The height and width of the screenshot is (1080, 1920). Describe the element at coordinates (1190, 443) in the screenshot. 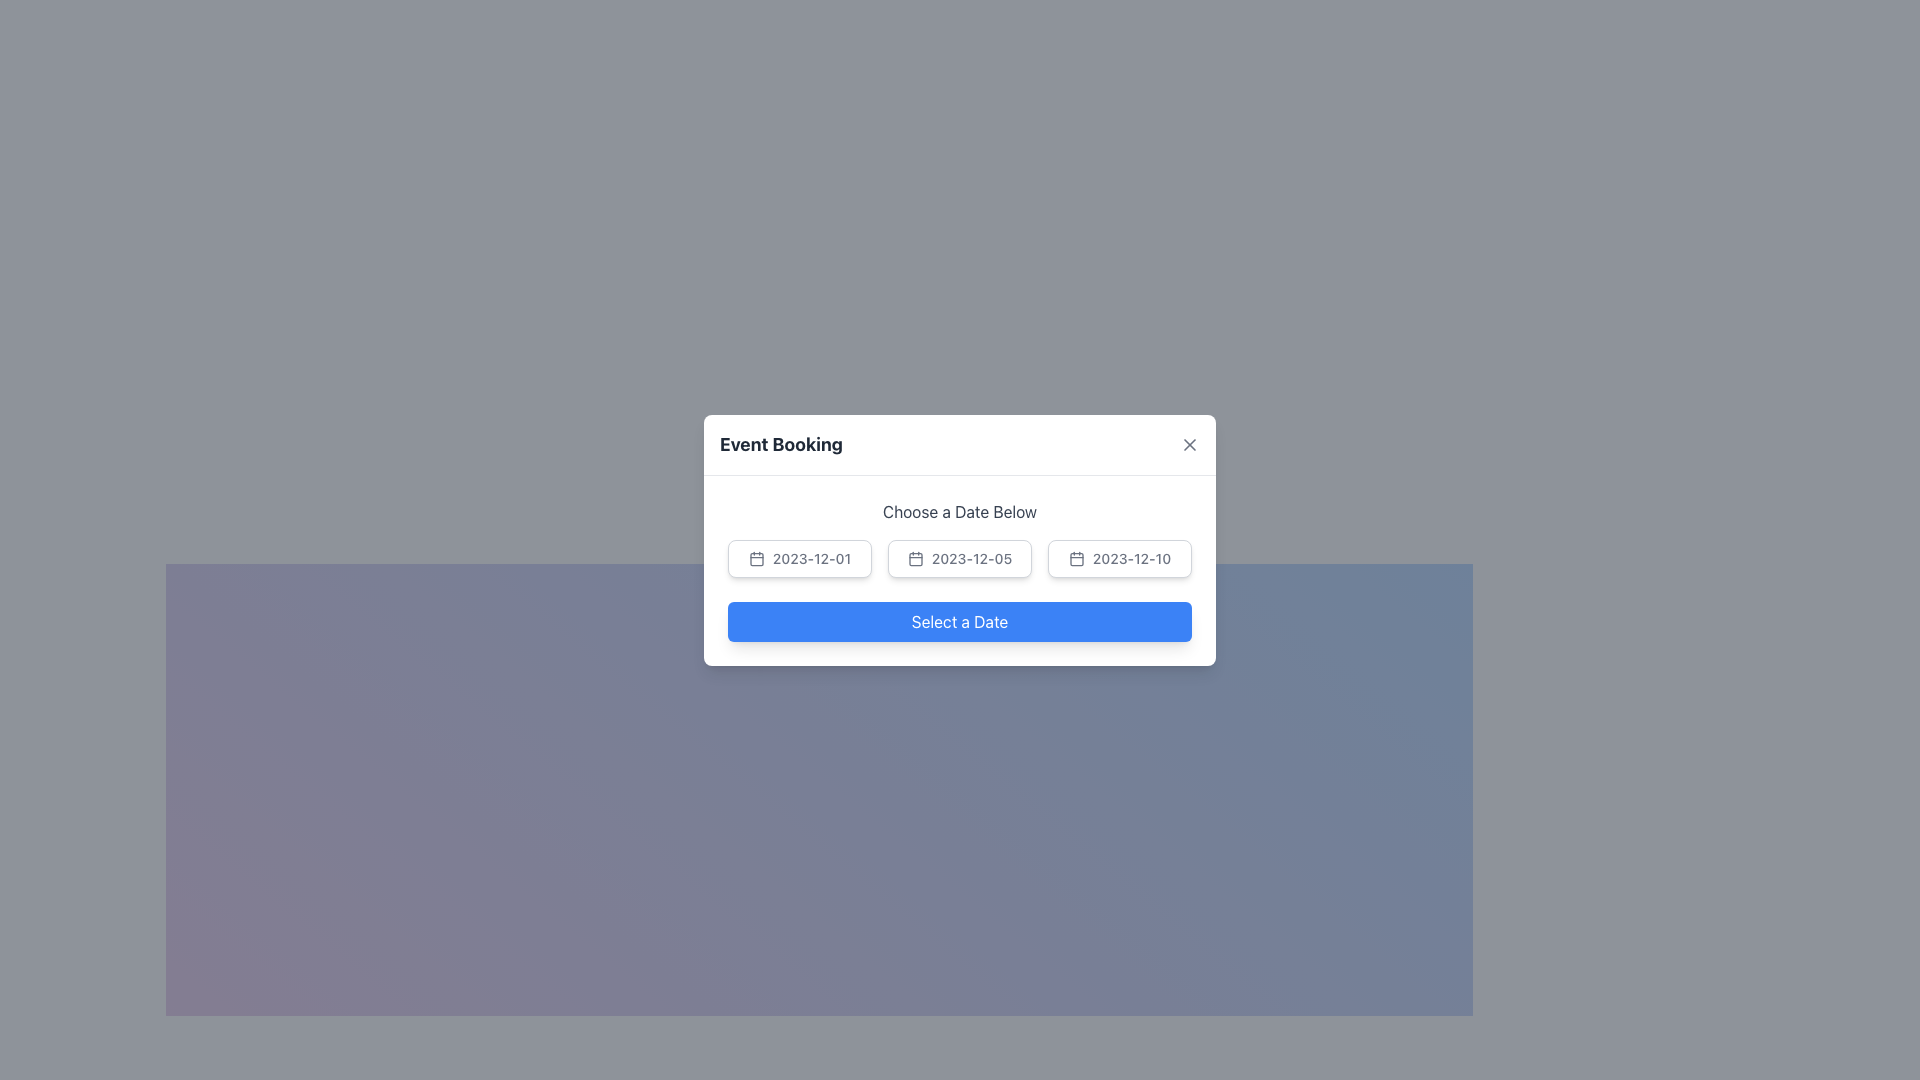

I see `the close button represented by an 'X' symbol located in the top-right corner of the 'Event Booking' header` at that location.